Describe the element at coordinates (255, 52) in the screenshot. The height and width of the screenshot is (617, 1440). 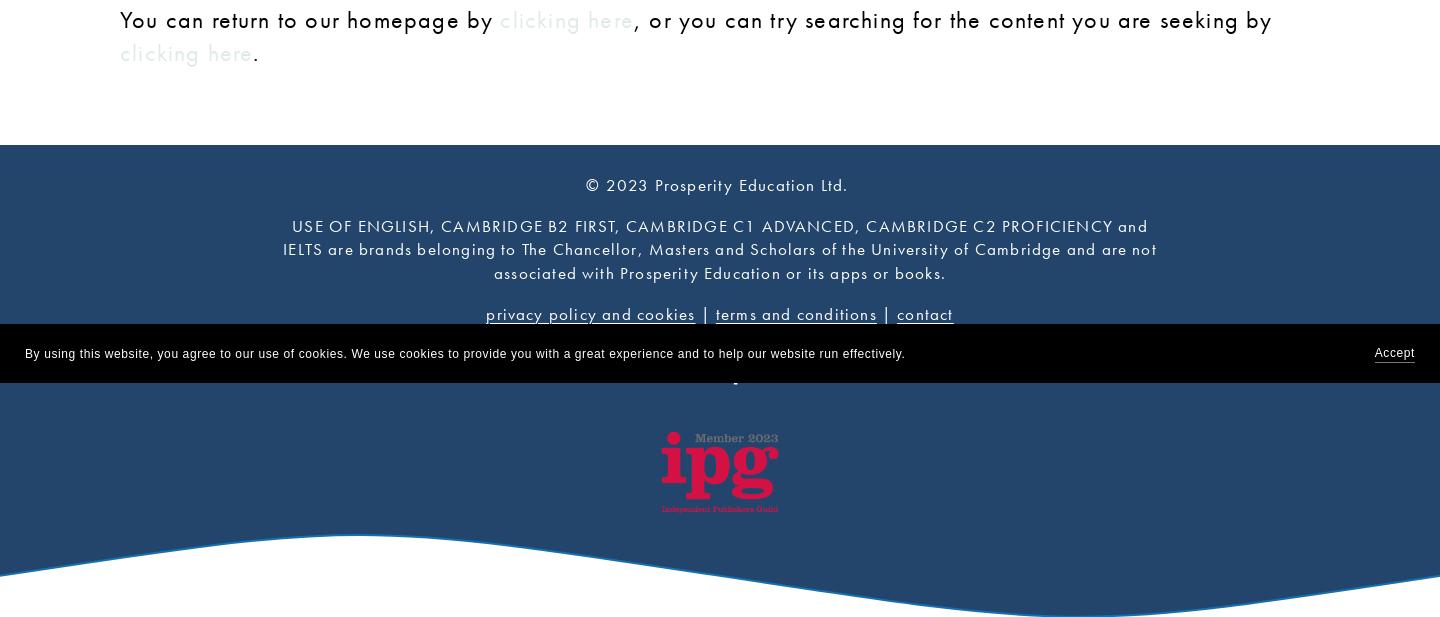
I see `'.'` at that location.